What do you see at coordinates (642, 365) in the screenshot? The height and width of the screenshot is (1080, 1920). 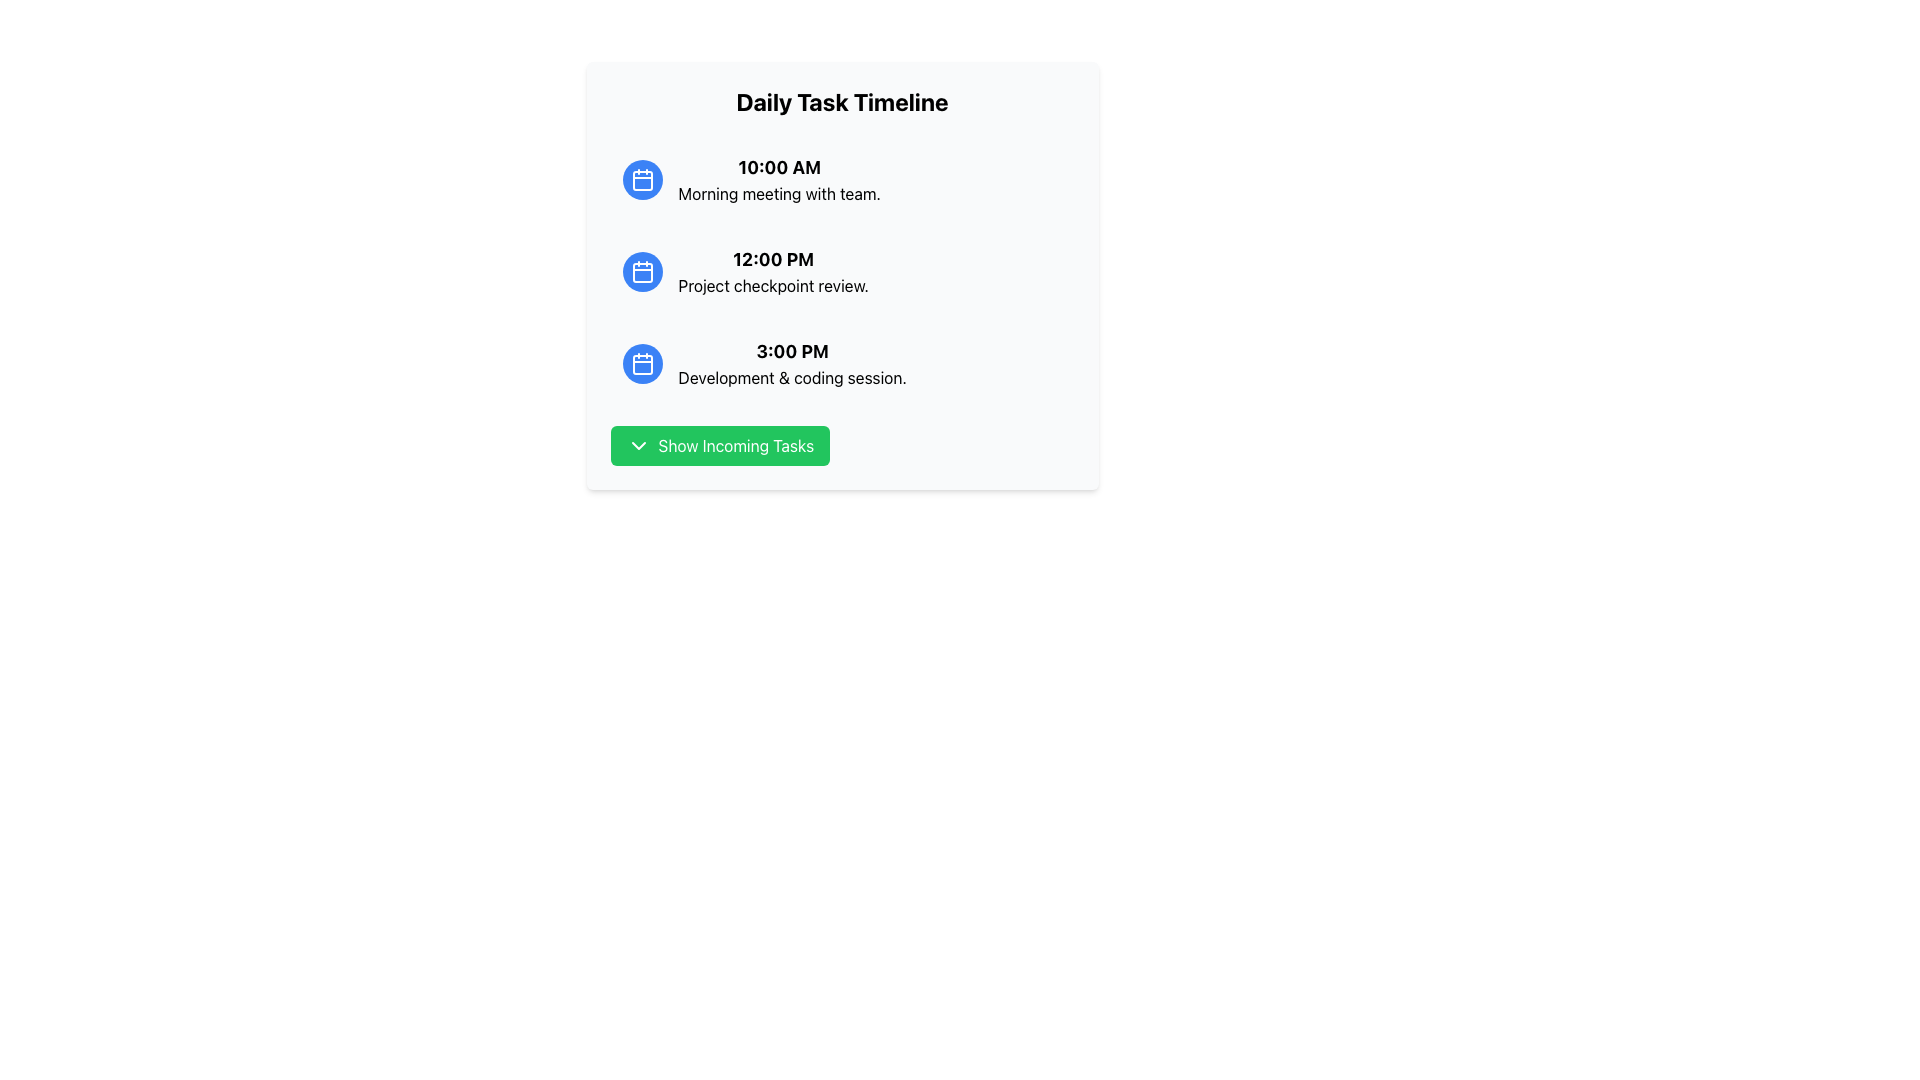 I see `the central rounded rectangle of the calendar icon representing the '3:00 PM Development & coding session' task in the 'Daily Task Timeline'` at bounding box center [642, 365].